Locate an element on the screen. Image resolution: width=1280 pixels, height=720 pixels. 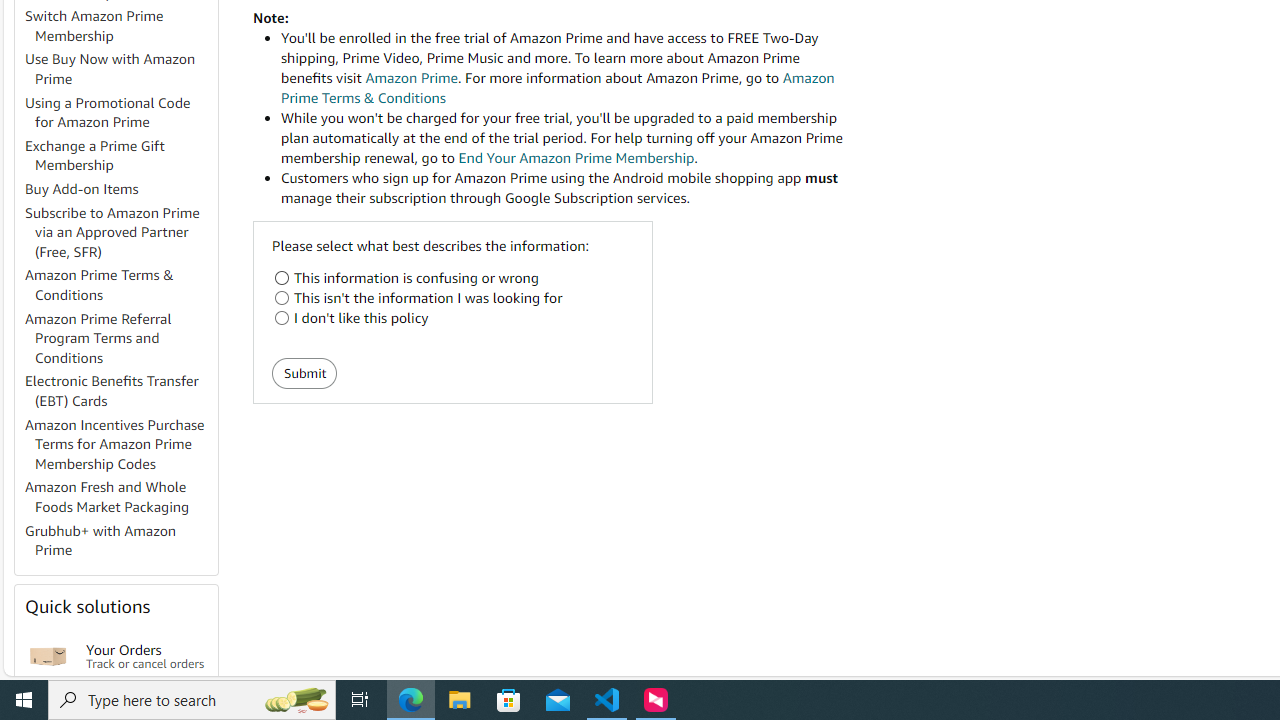
'This isn' is located at coordinates (281, 298).